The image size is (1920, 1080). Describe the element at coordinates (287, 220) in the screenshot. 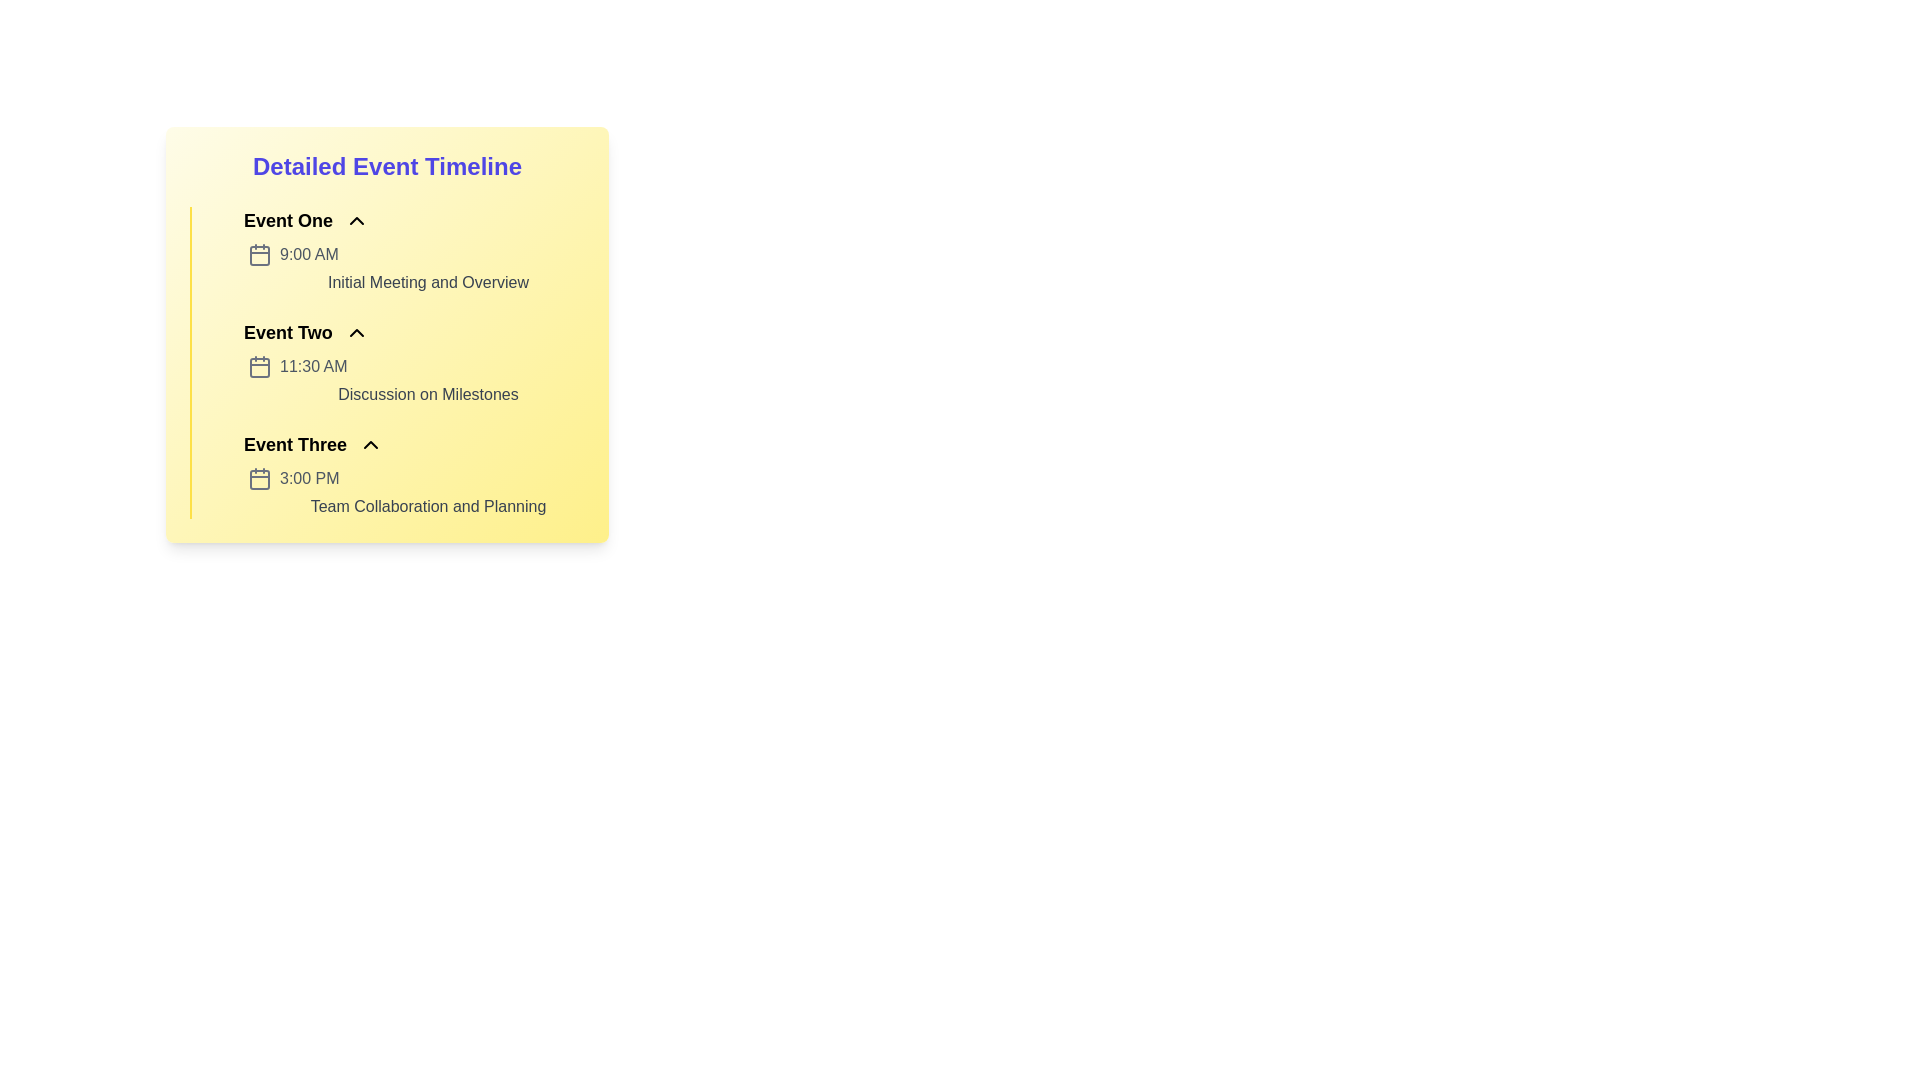

I see `text content of the label displaying 'Event One', which is a bold text on a light yellow background located below the heading 'Detailed Event Timeline'` at that location.